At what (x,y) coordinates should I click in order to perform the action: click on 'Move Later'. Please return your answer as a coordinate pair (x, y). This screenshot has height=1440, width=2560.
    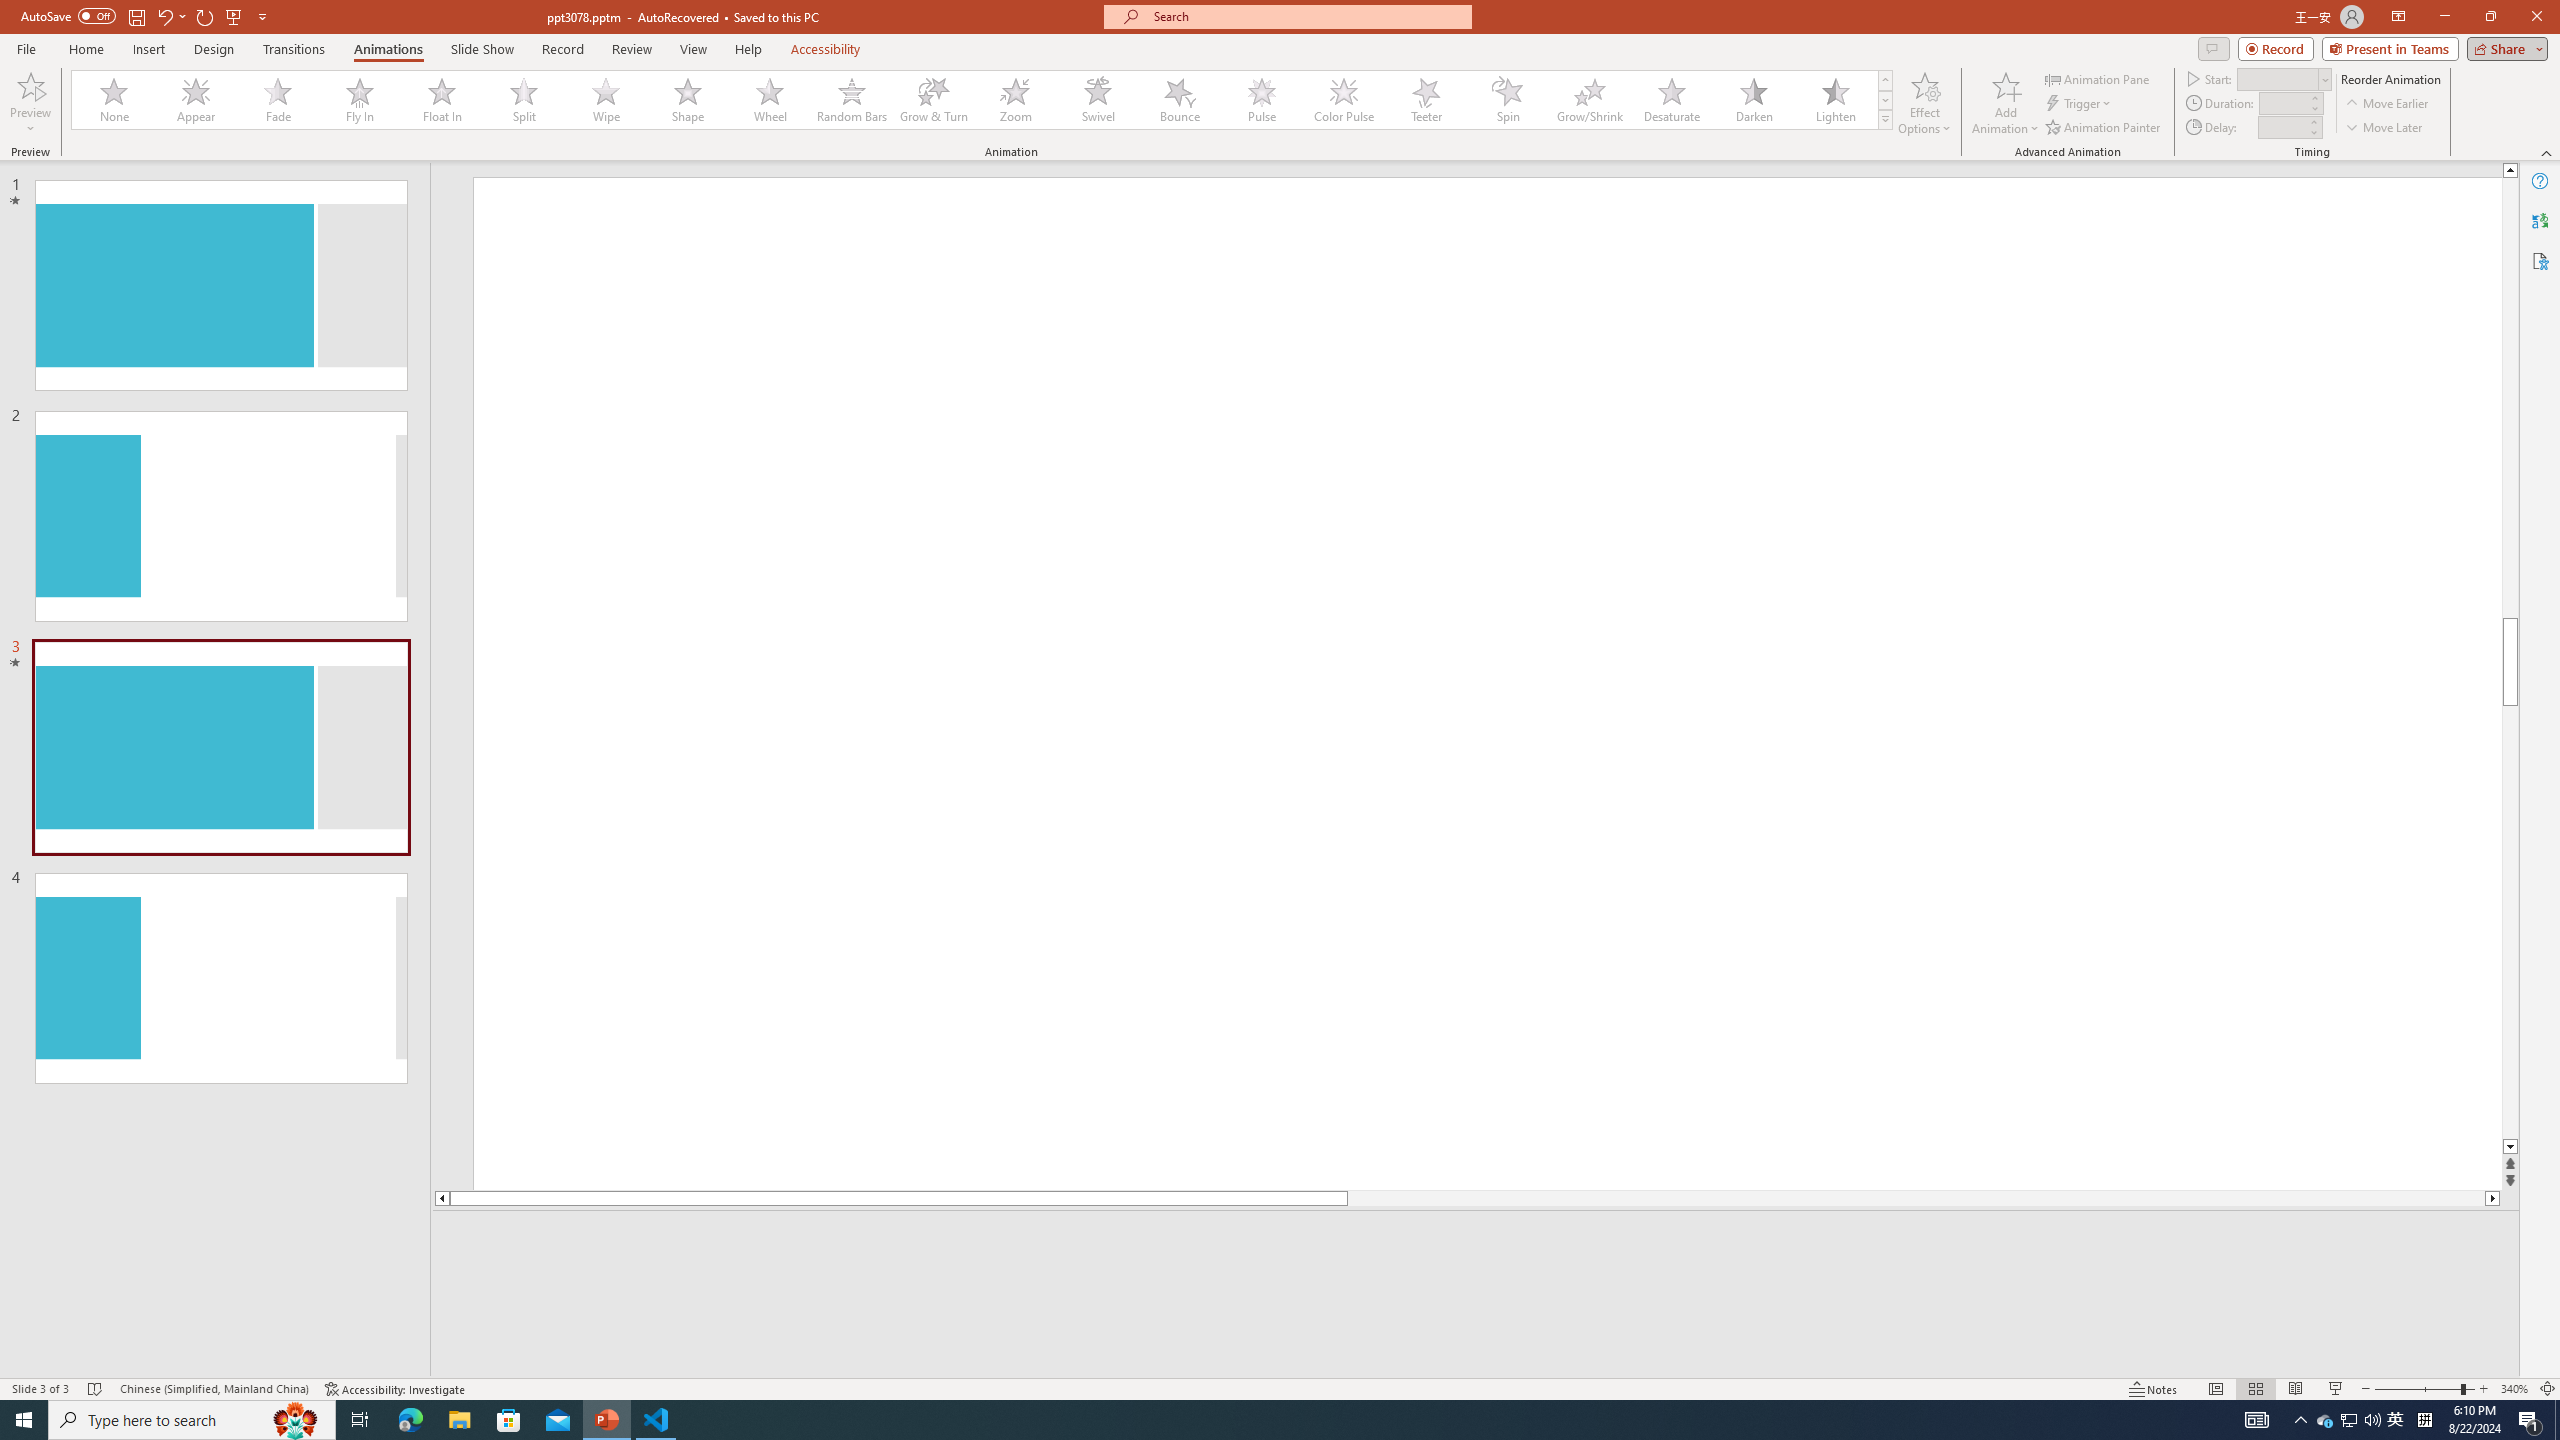
    Looking at the image, I should click on (2384, 127).